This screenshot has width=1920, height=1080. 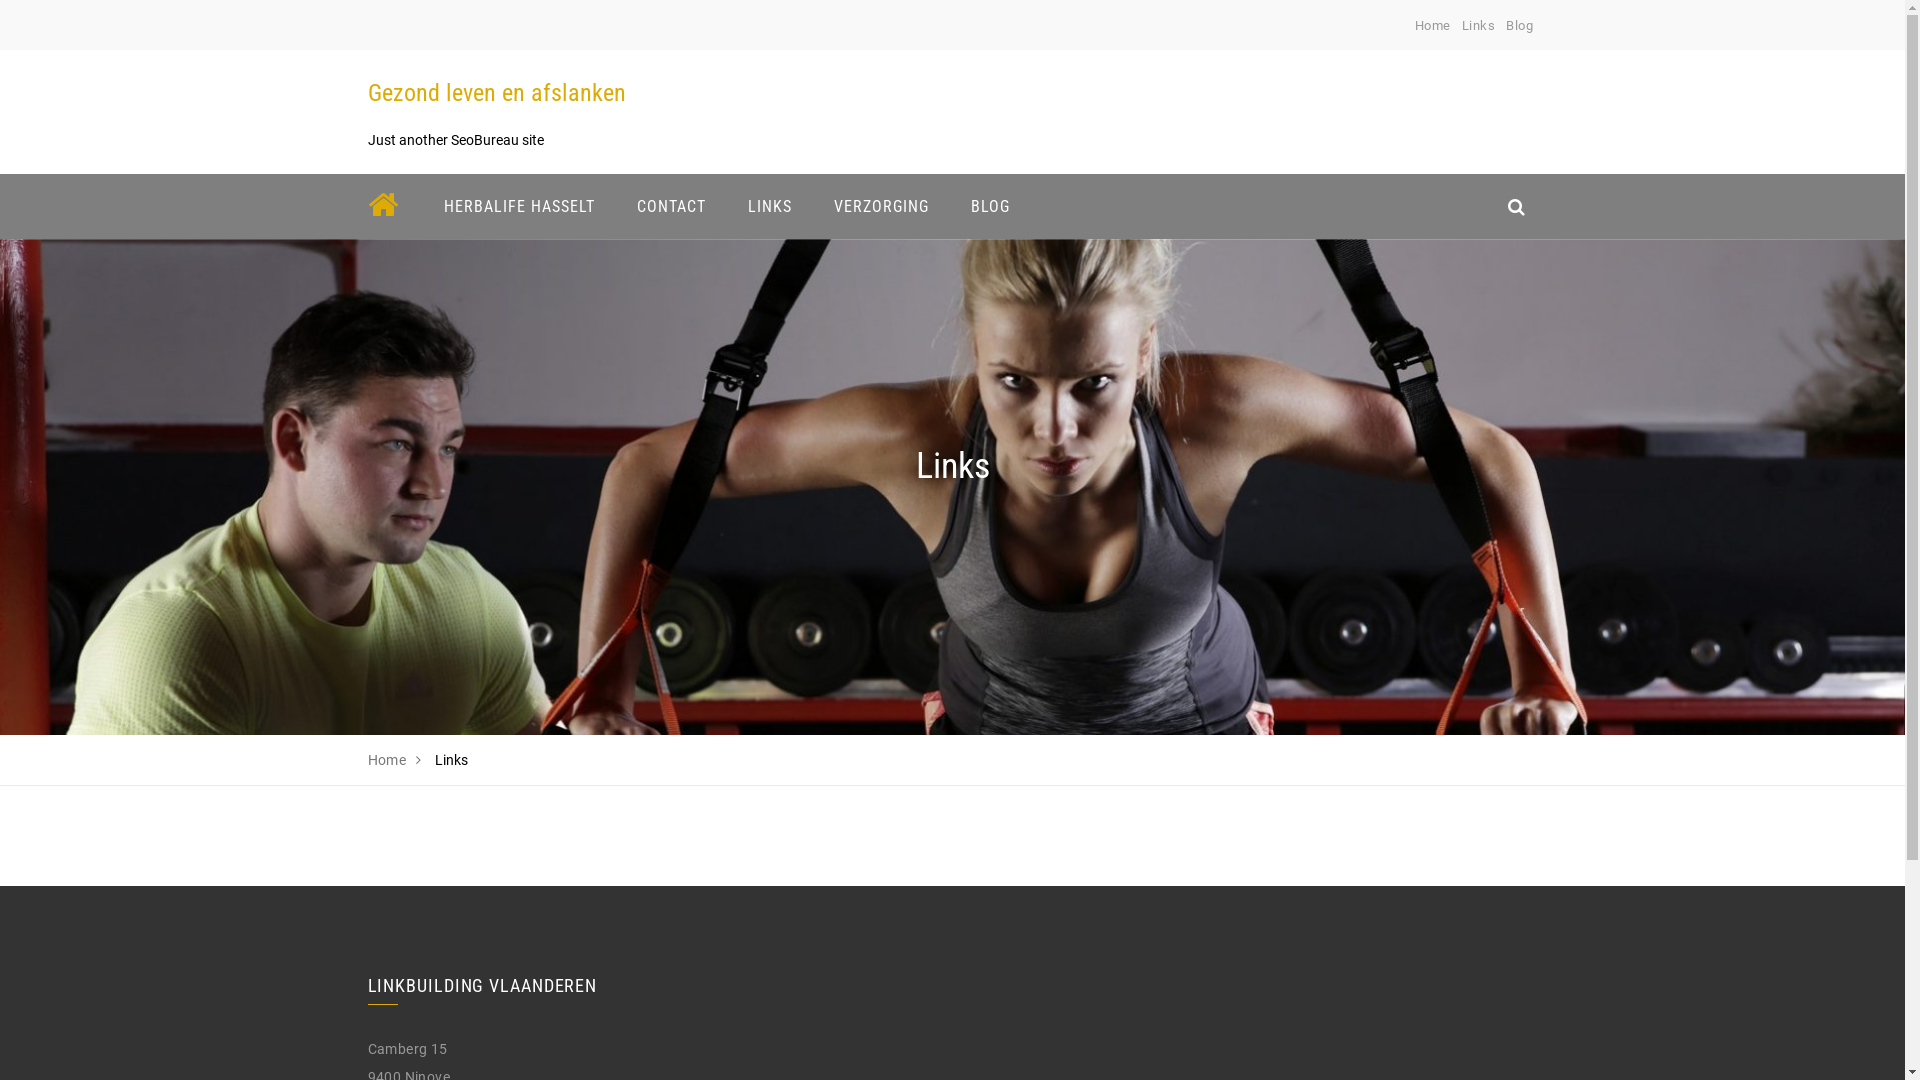 I want to click on 'Links', so click(x=1478, y=25).